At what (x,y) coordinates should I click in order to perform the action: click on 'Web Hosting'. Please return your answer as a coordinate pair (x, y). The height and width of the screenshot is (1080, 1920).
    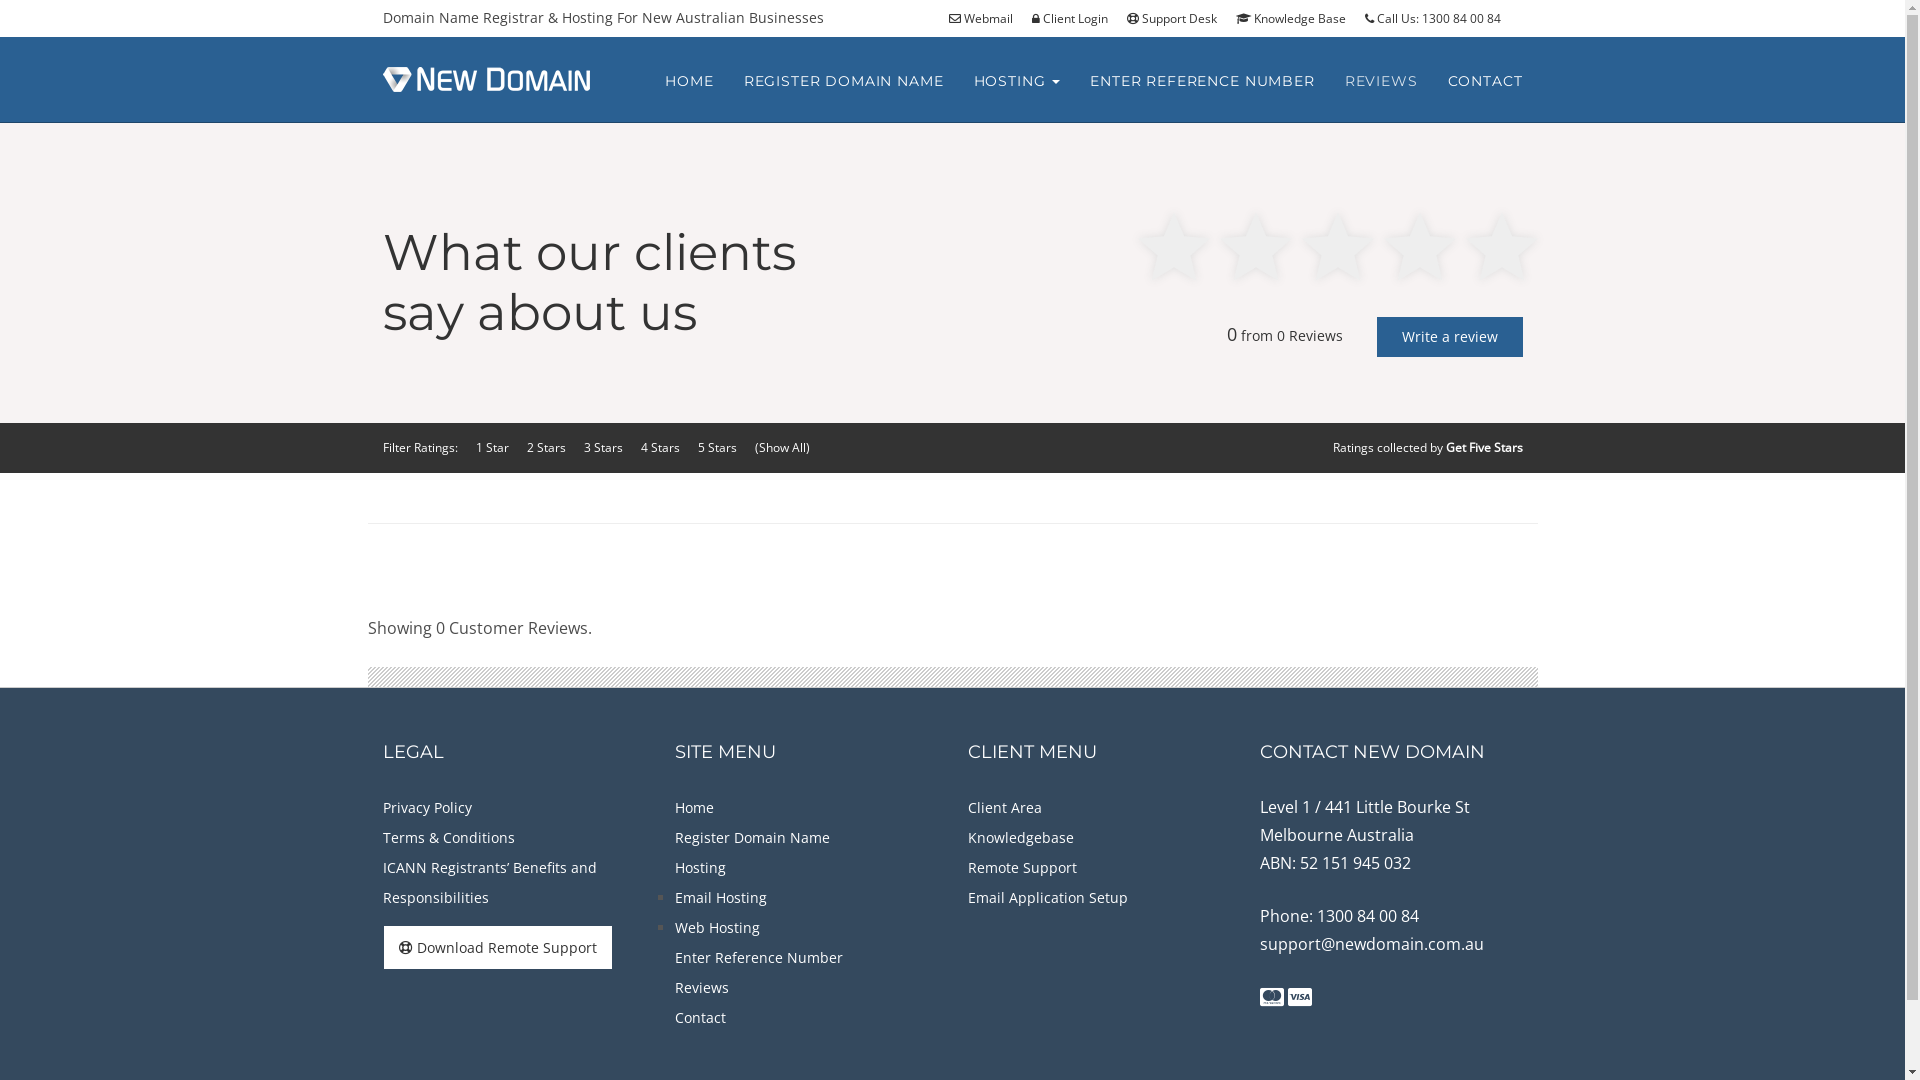
    Looking at the image, I should click on (717, 927).